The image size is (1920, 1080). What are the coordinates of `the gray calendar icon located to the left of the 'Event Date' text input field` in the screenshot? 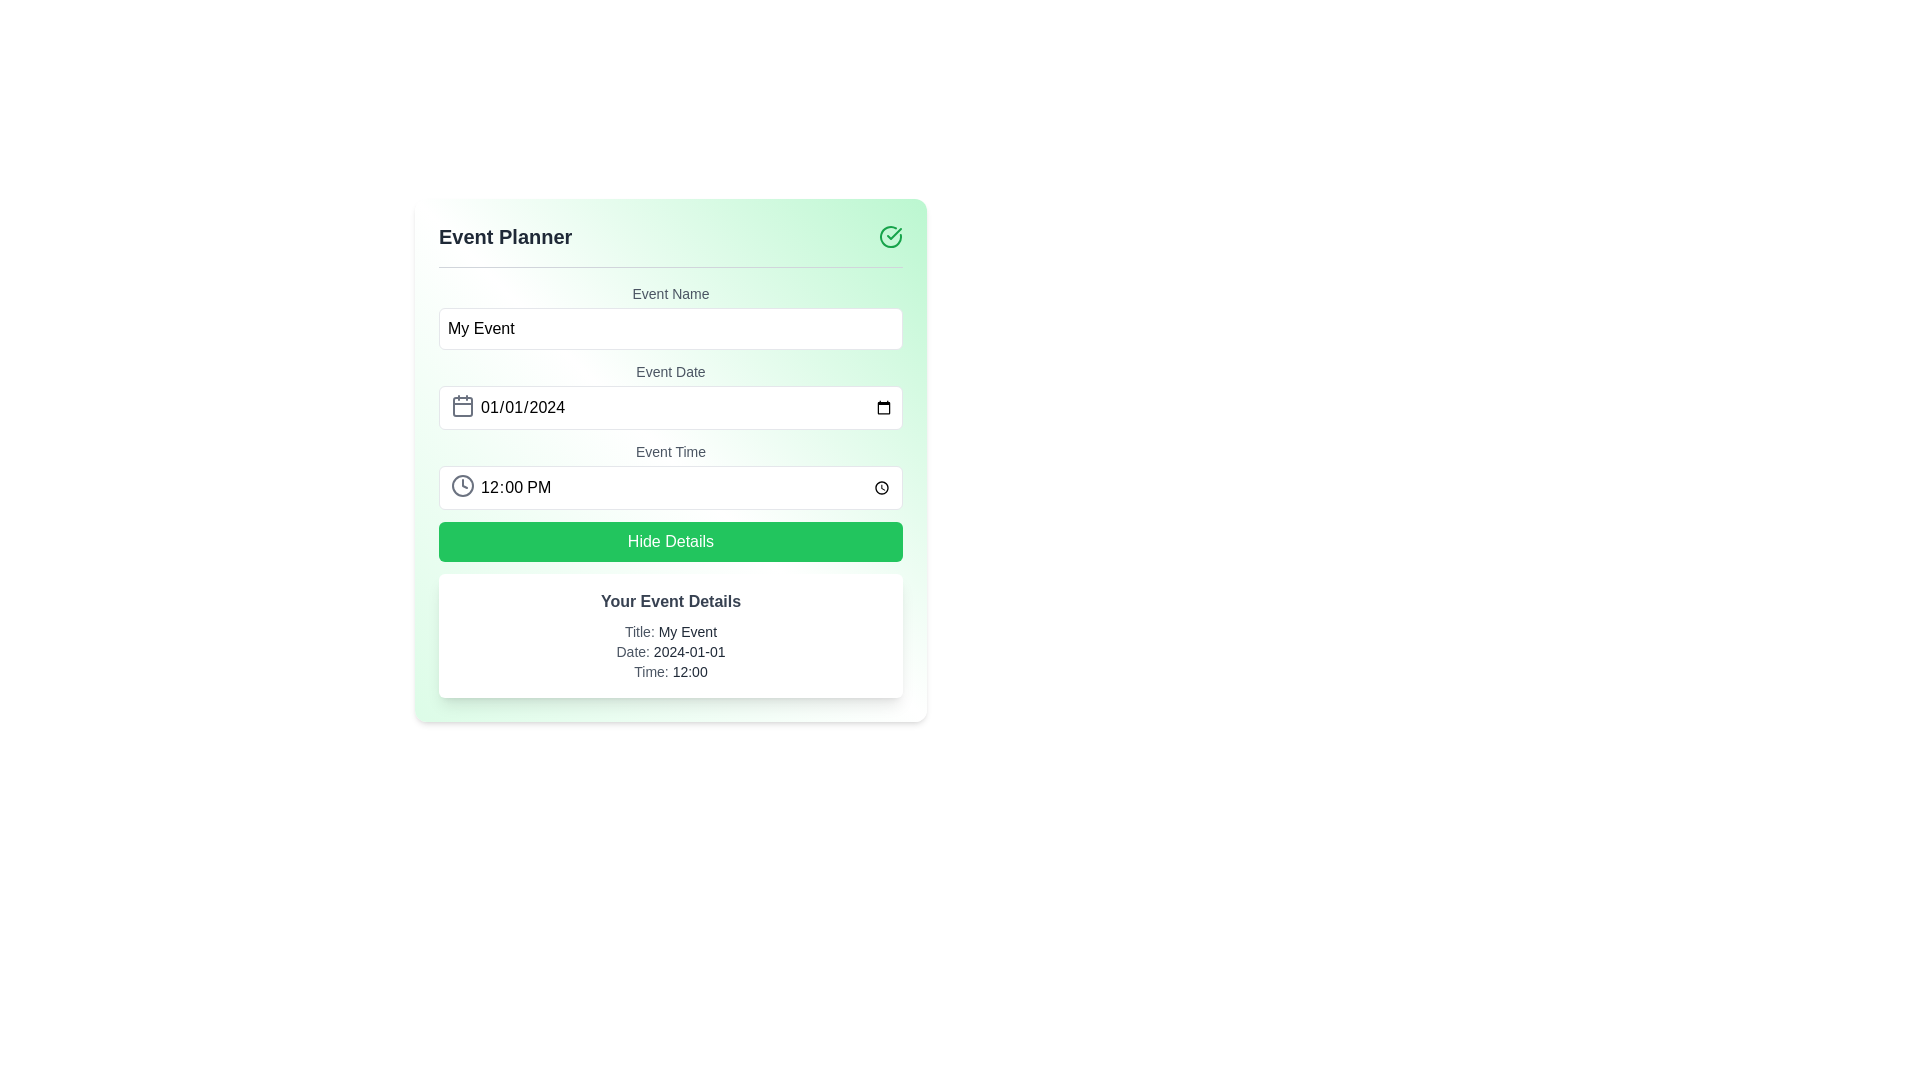 It's located at (461, 405).